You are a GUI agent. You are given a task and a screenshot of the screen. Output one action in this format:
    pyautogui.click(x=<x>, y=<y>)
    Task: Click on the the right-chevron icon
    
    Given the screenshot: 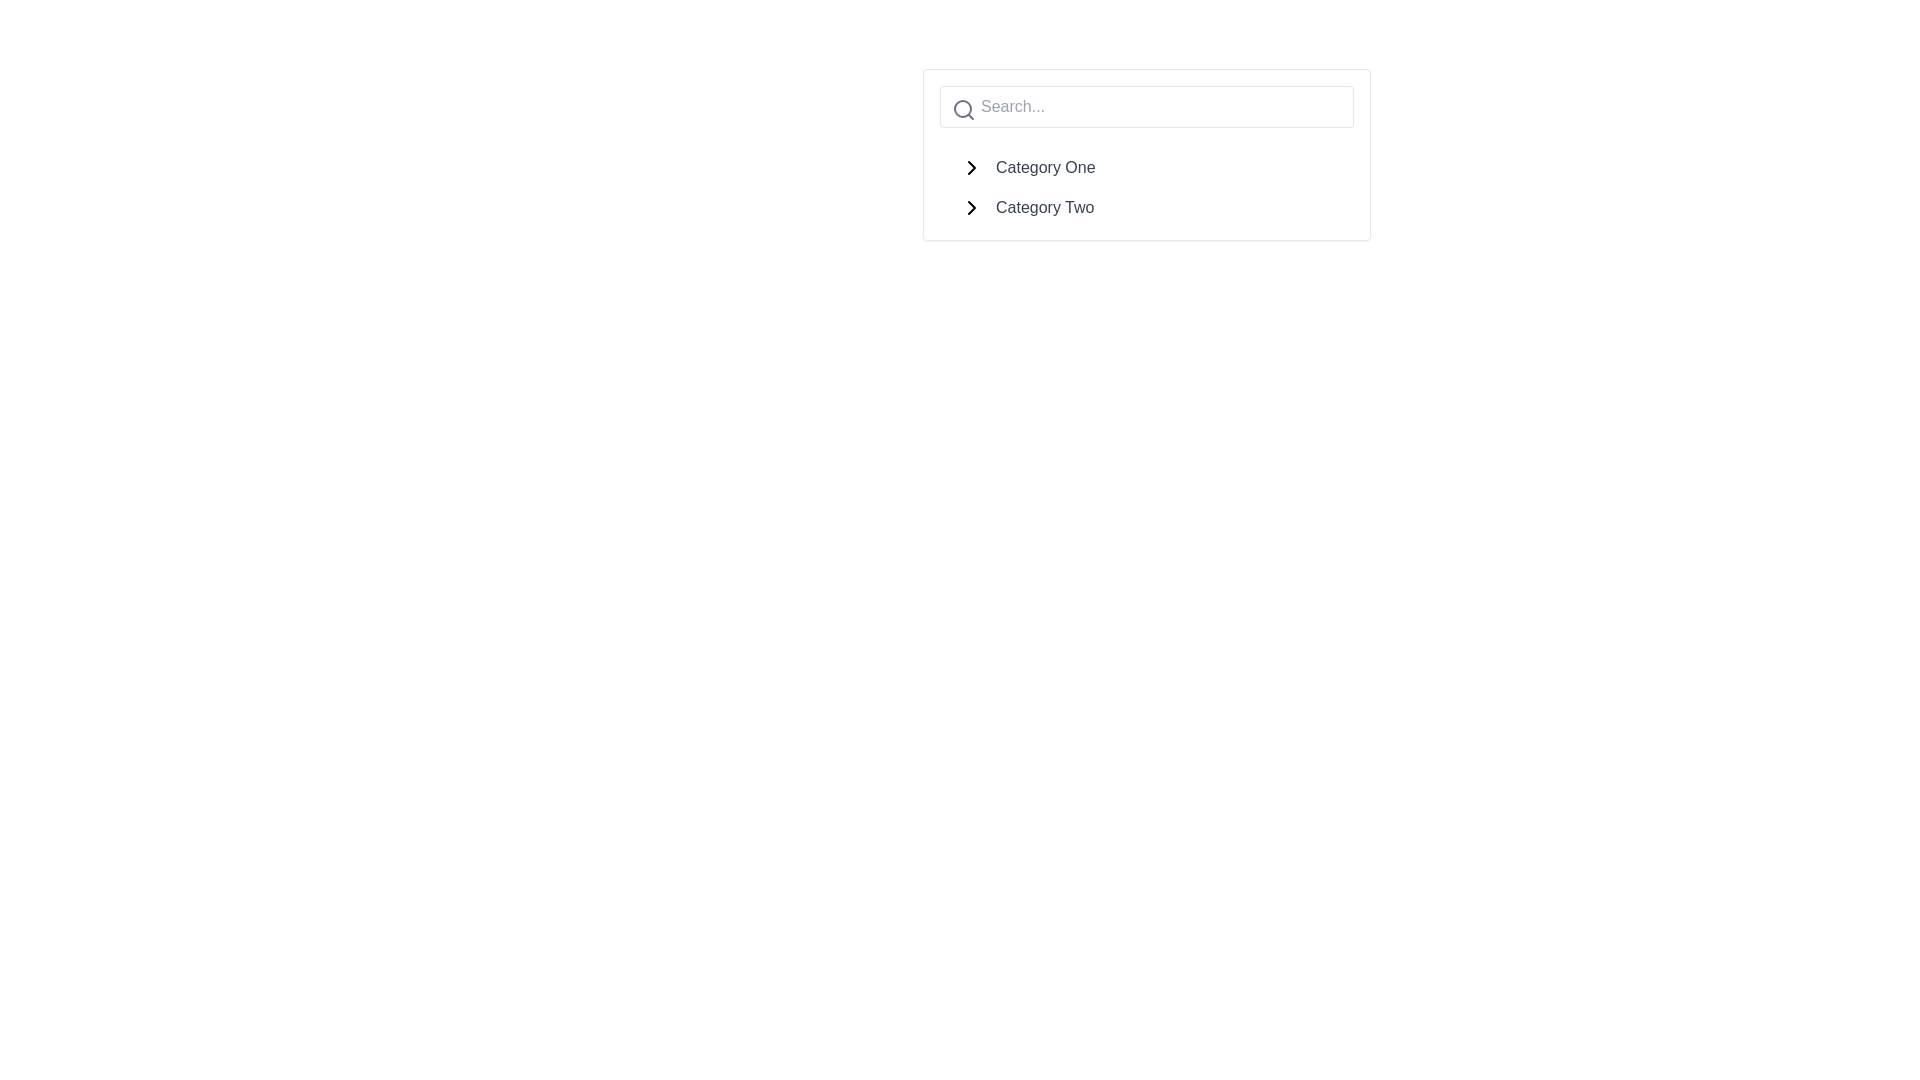 What is the action you would take?
    pyautogui.click(x=971, y=208)
    